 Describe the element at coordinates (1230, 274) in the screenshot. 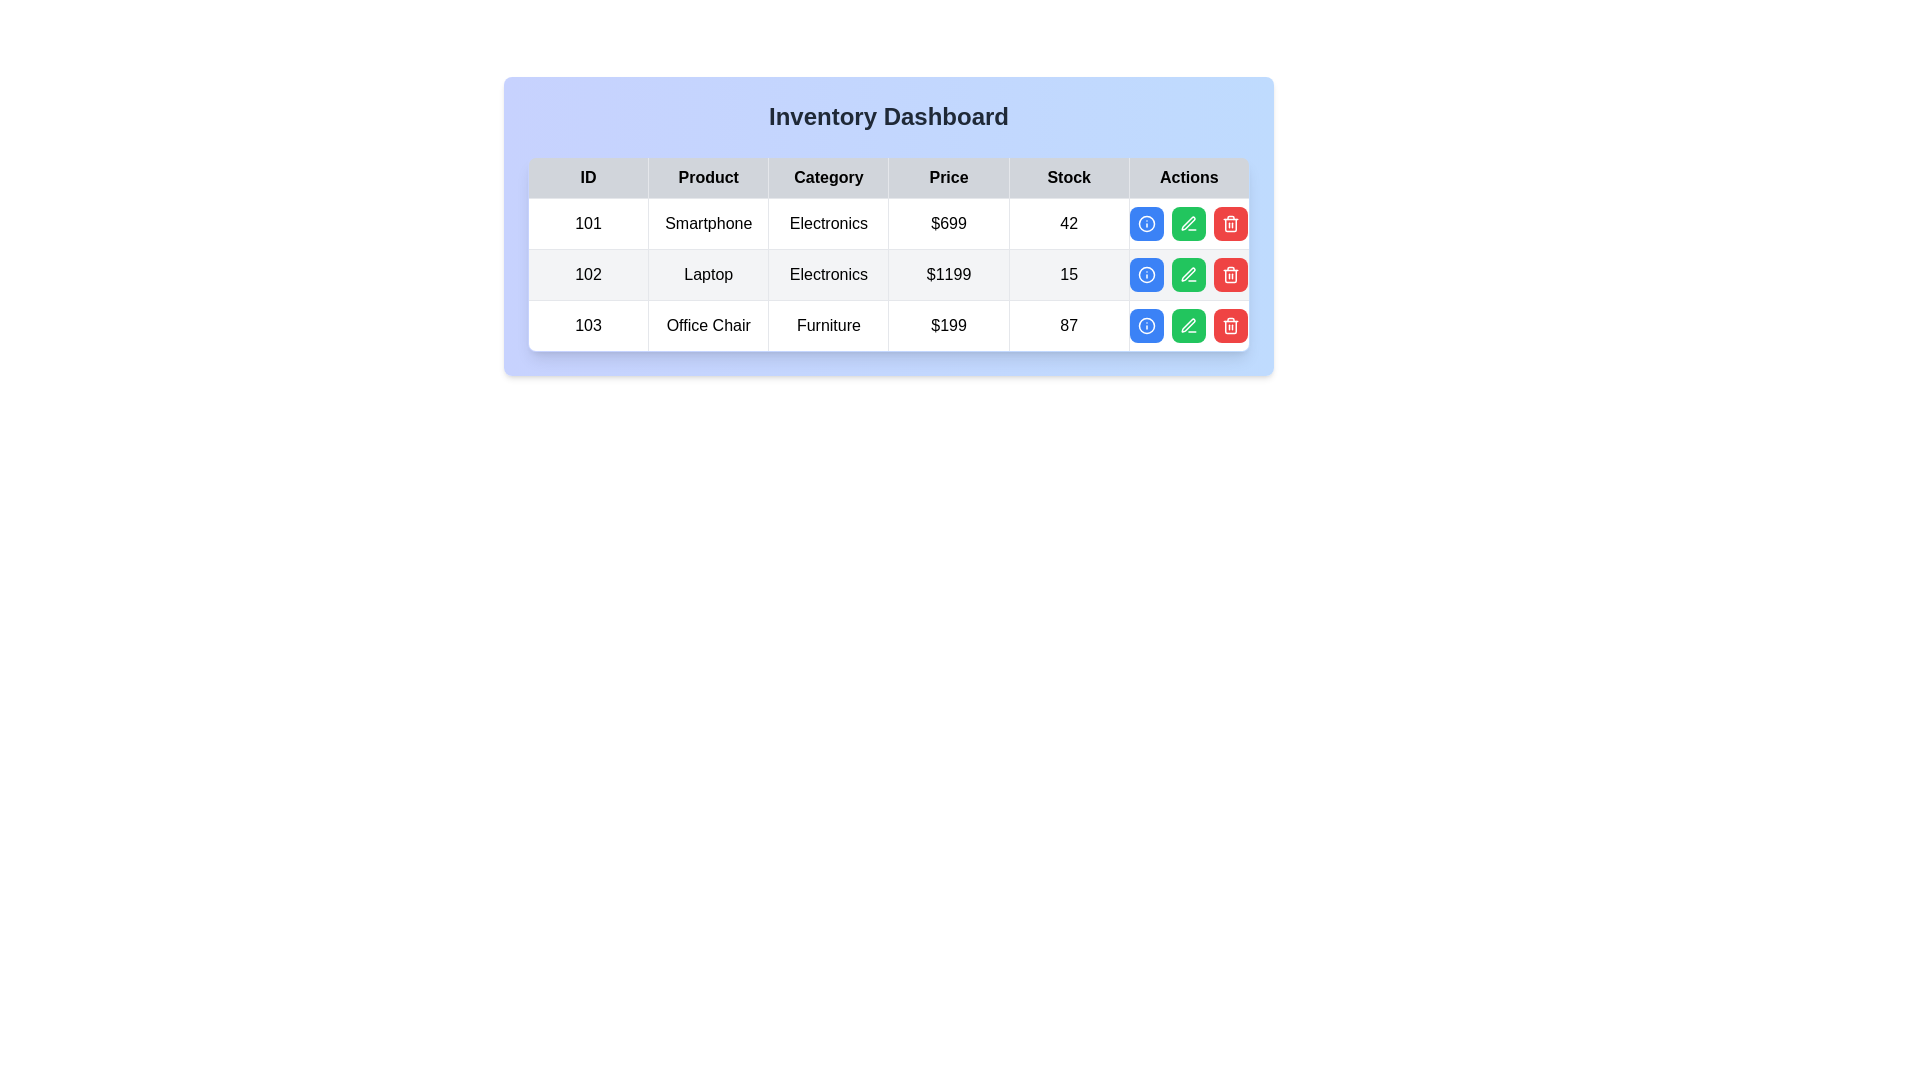

I see `delete button for the row corresponding to 102` at that location.